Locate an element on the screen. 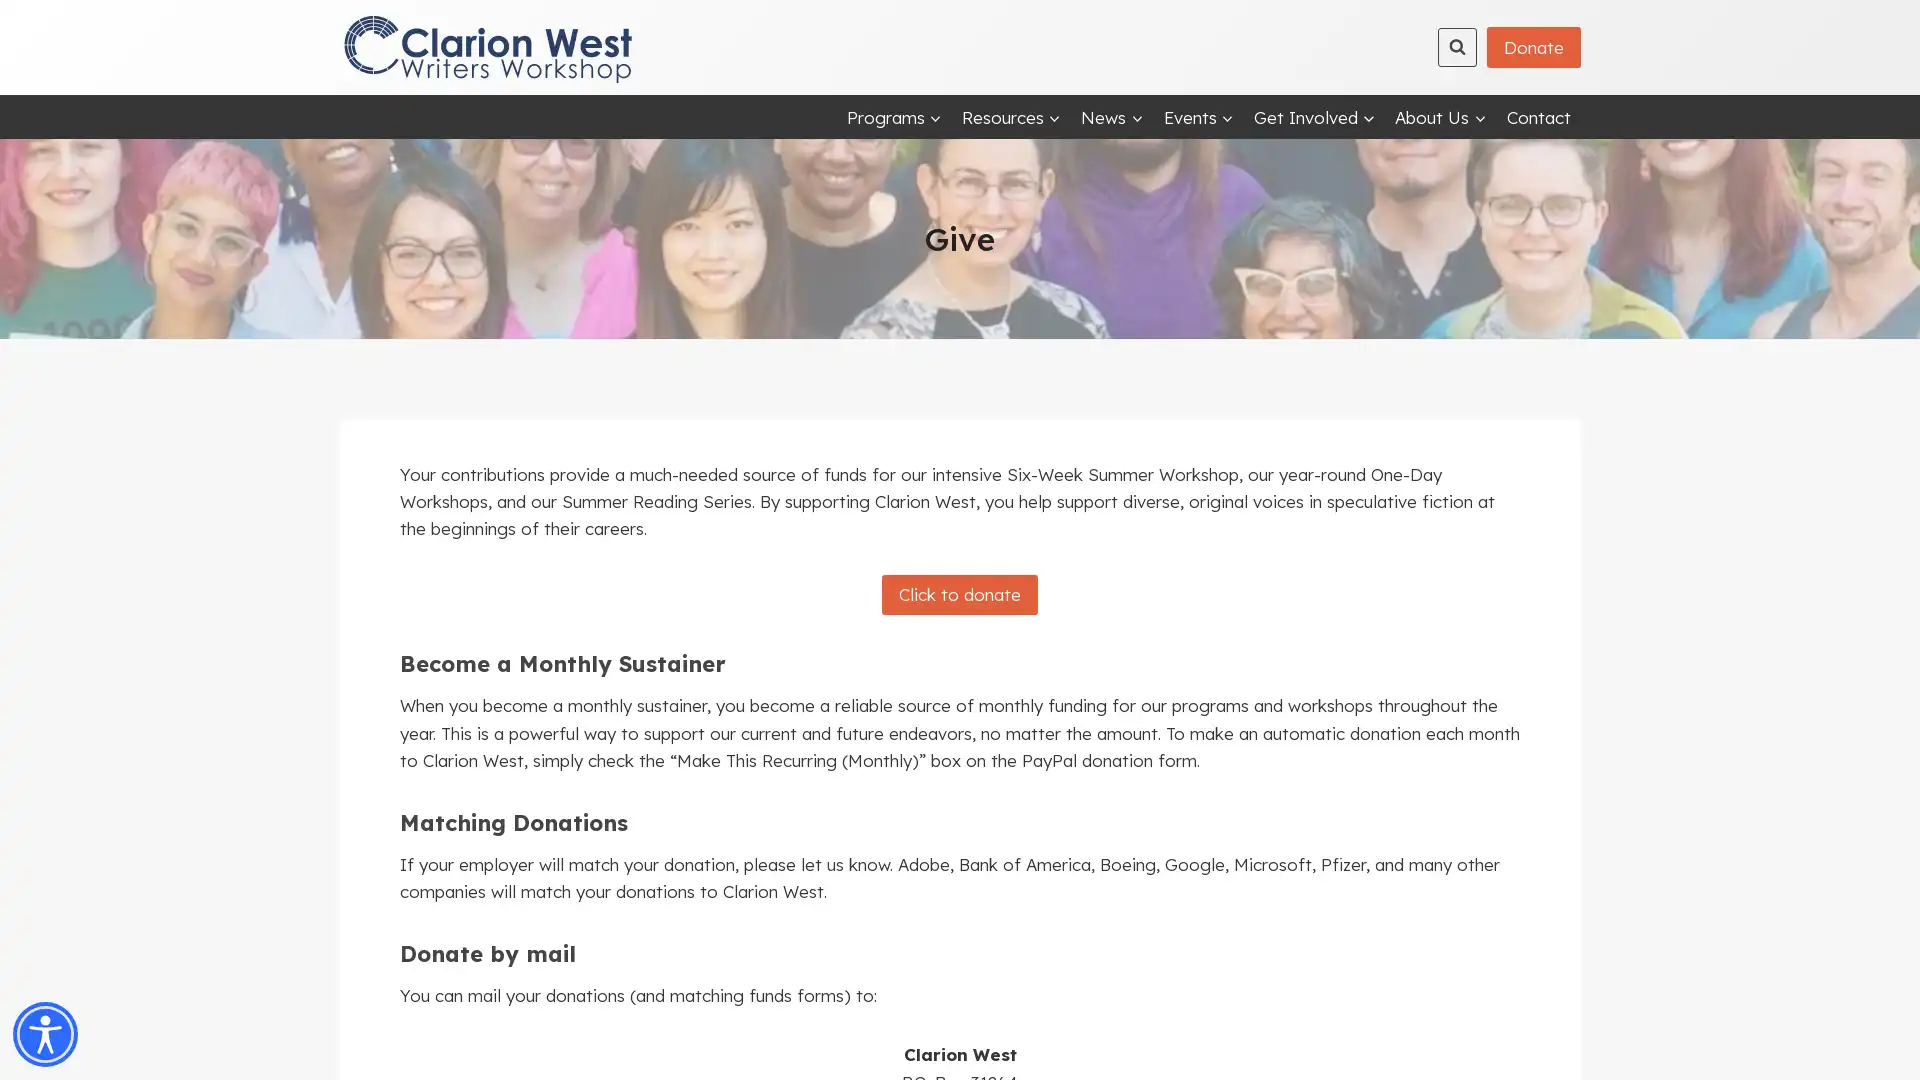  Accessibility Menu is located at coordinates (45, 1034).